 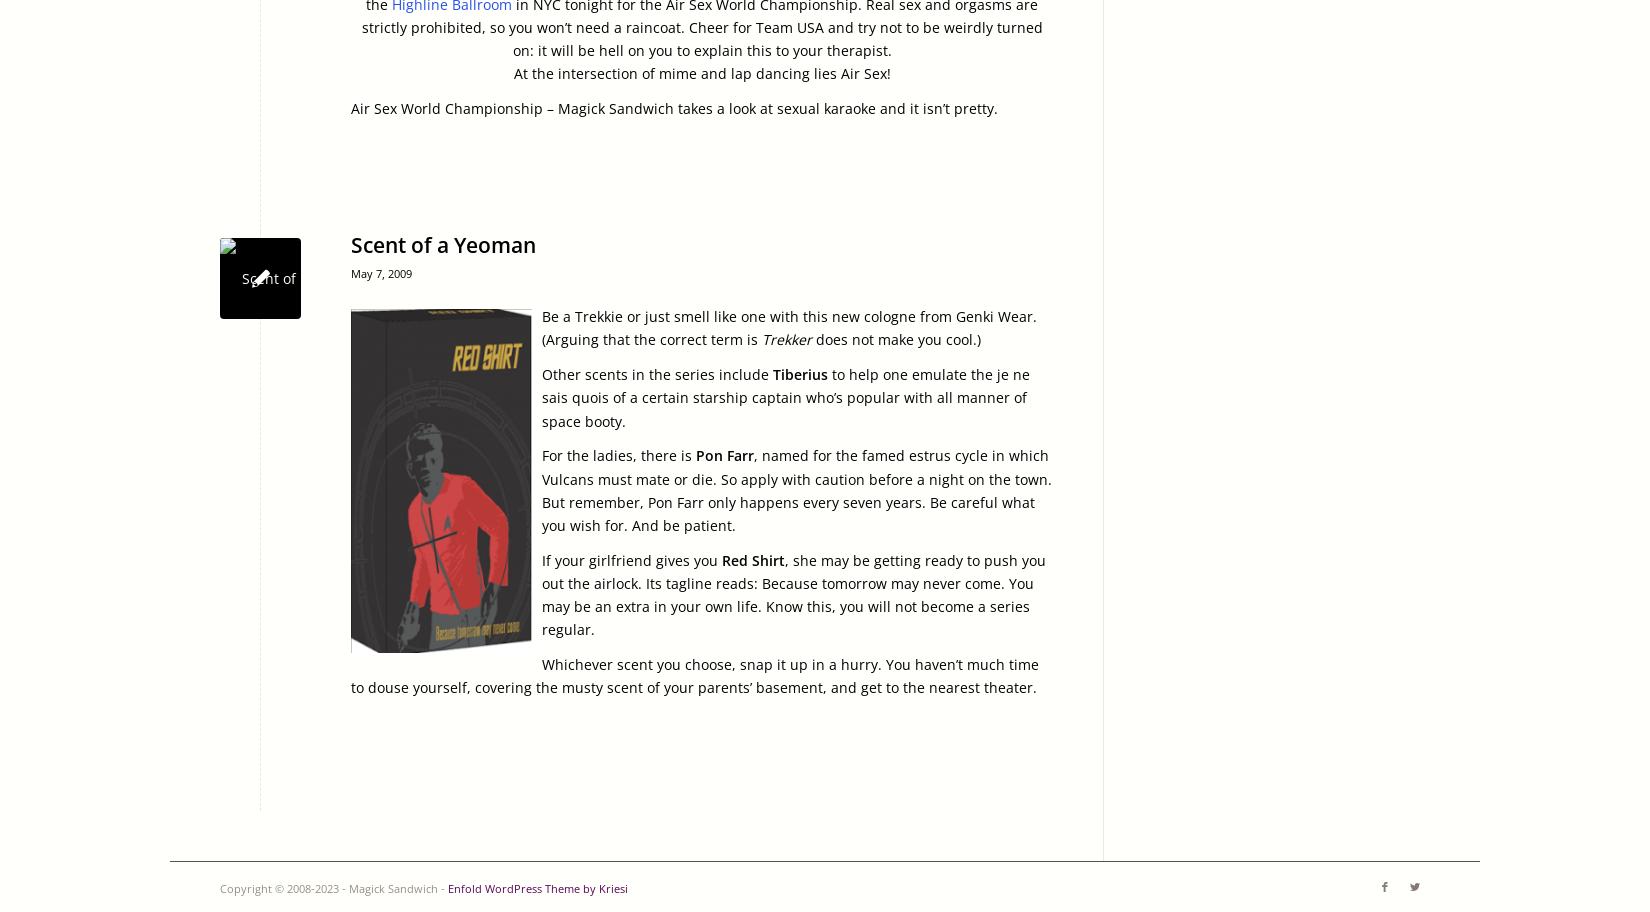 I want to click on 'Red Shirt', so click(x=752, y=559).